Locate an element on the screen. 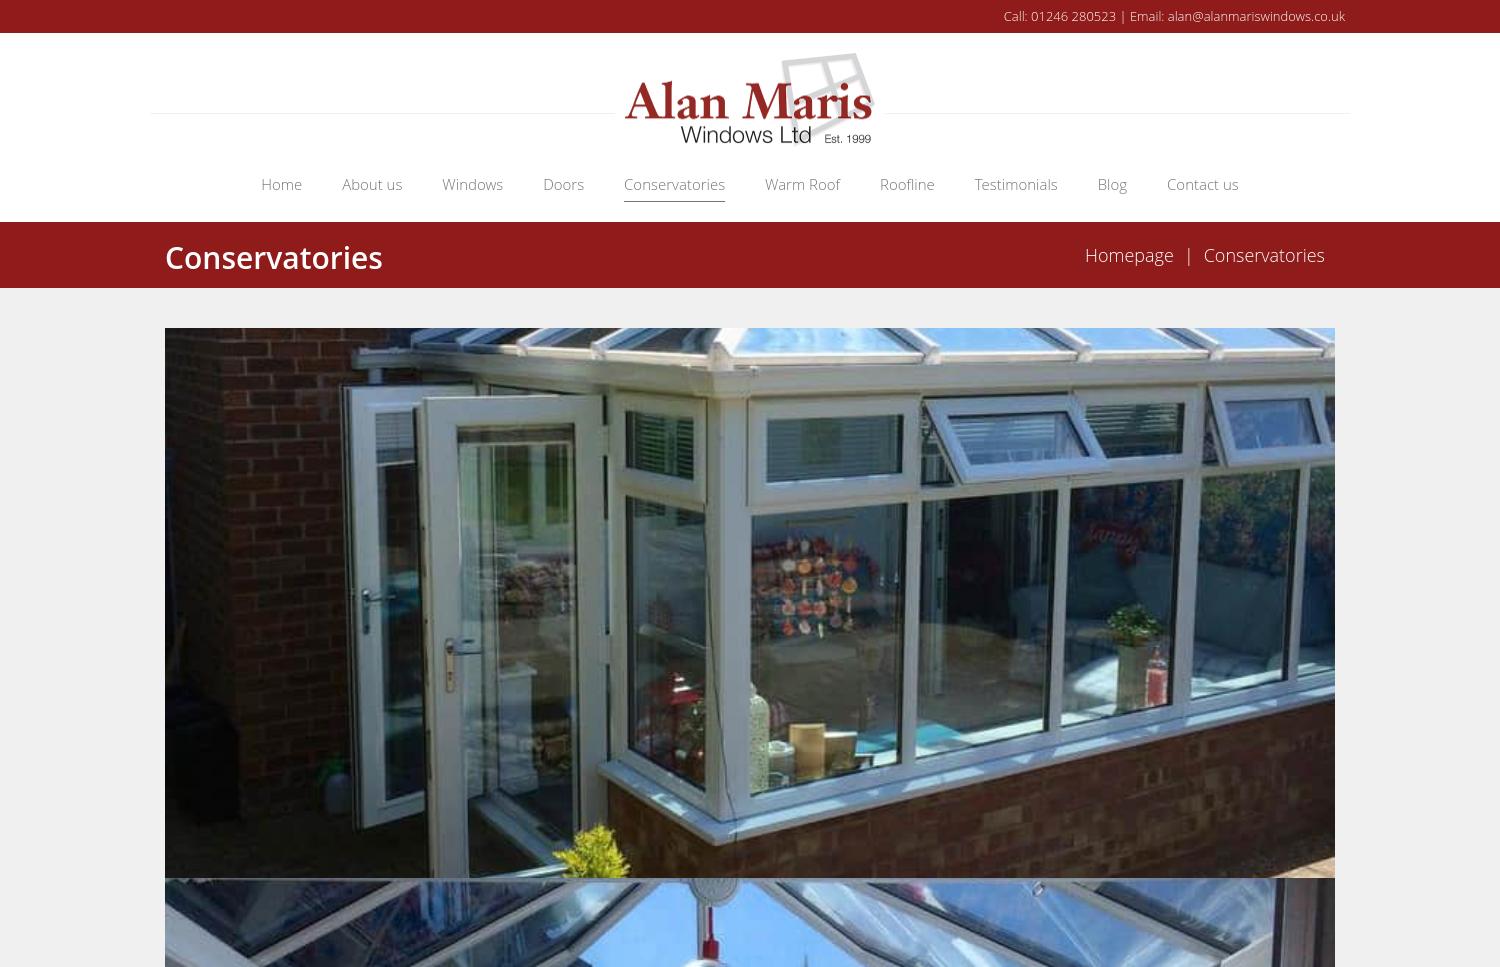 Image resolution: width=1500 pixels, height=967 pixels. 'Home' is located at coordinates (281, 182).